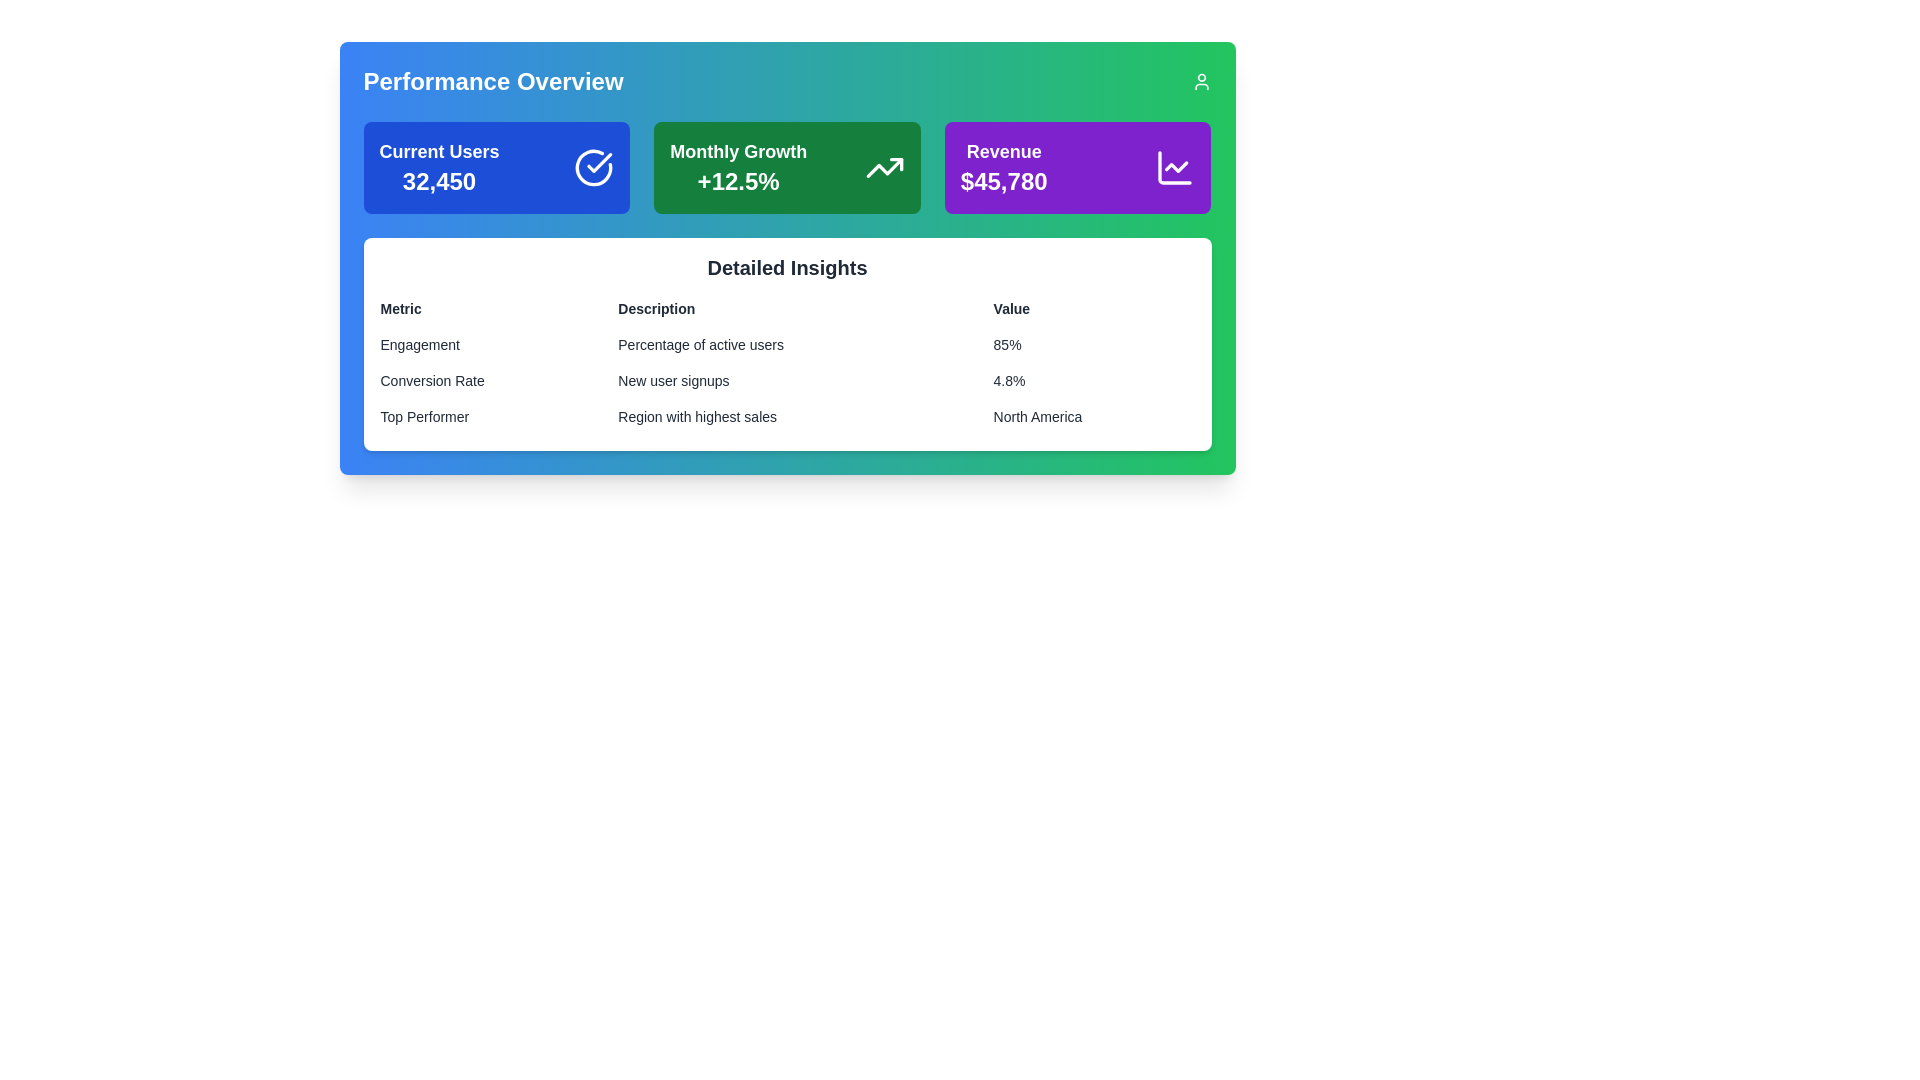 This screenshot has width=1920, height=1080. Describe the element at coordinates (1175, 167) in the screenshot. I see `the 'Revenue' icon located in the top-right section of the 'Performance Overview' card, adjacent to the text '$45,780', to interact with it` at that location.